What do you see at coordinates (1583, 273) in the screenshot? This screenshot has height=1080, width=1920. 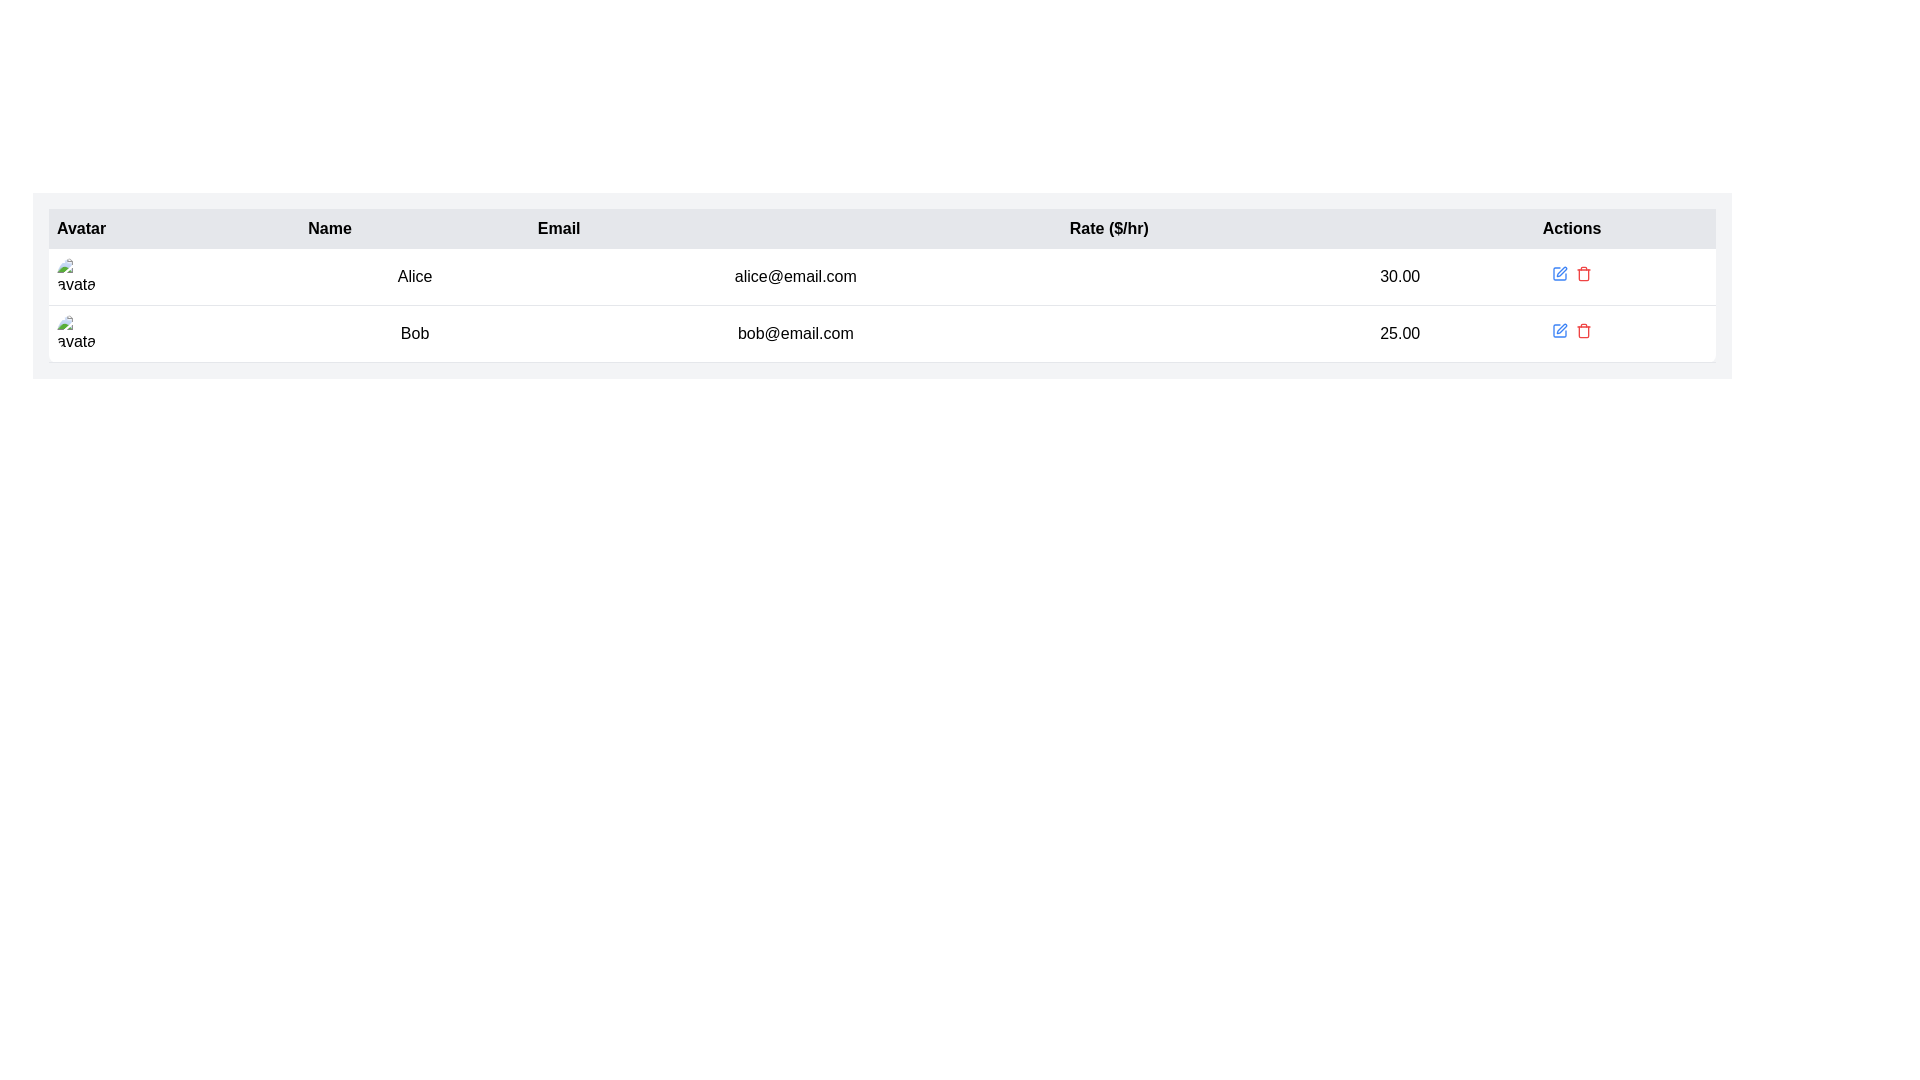 I see `the red trash icon button located in the 'Actions' column of the second row of the table` at bounding box center [1583, 273].